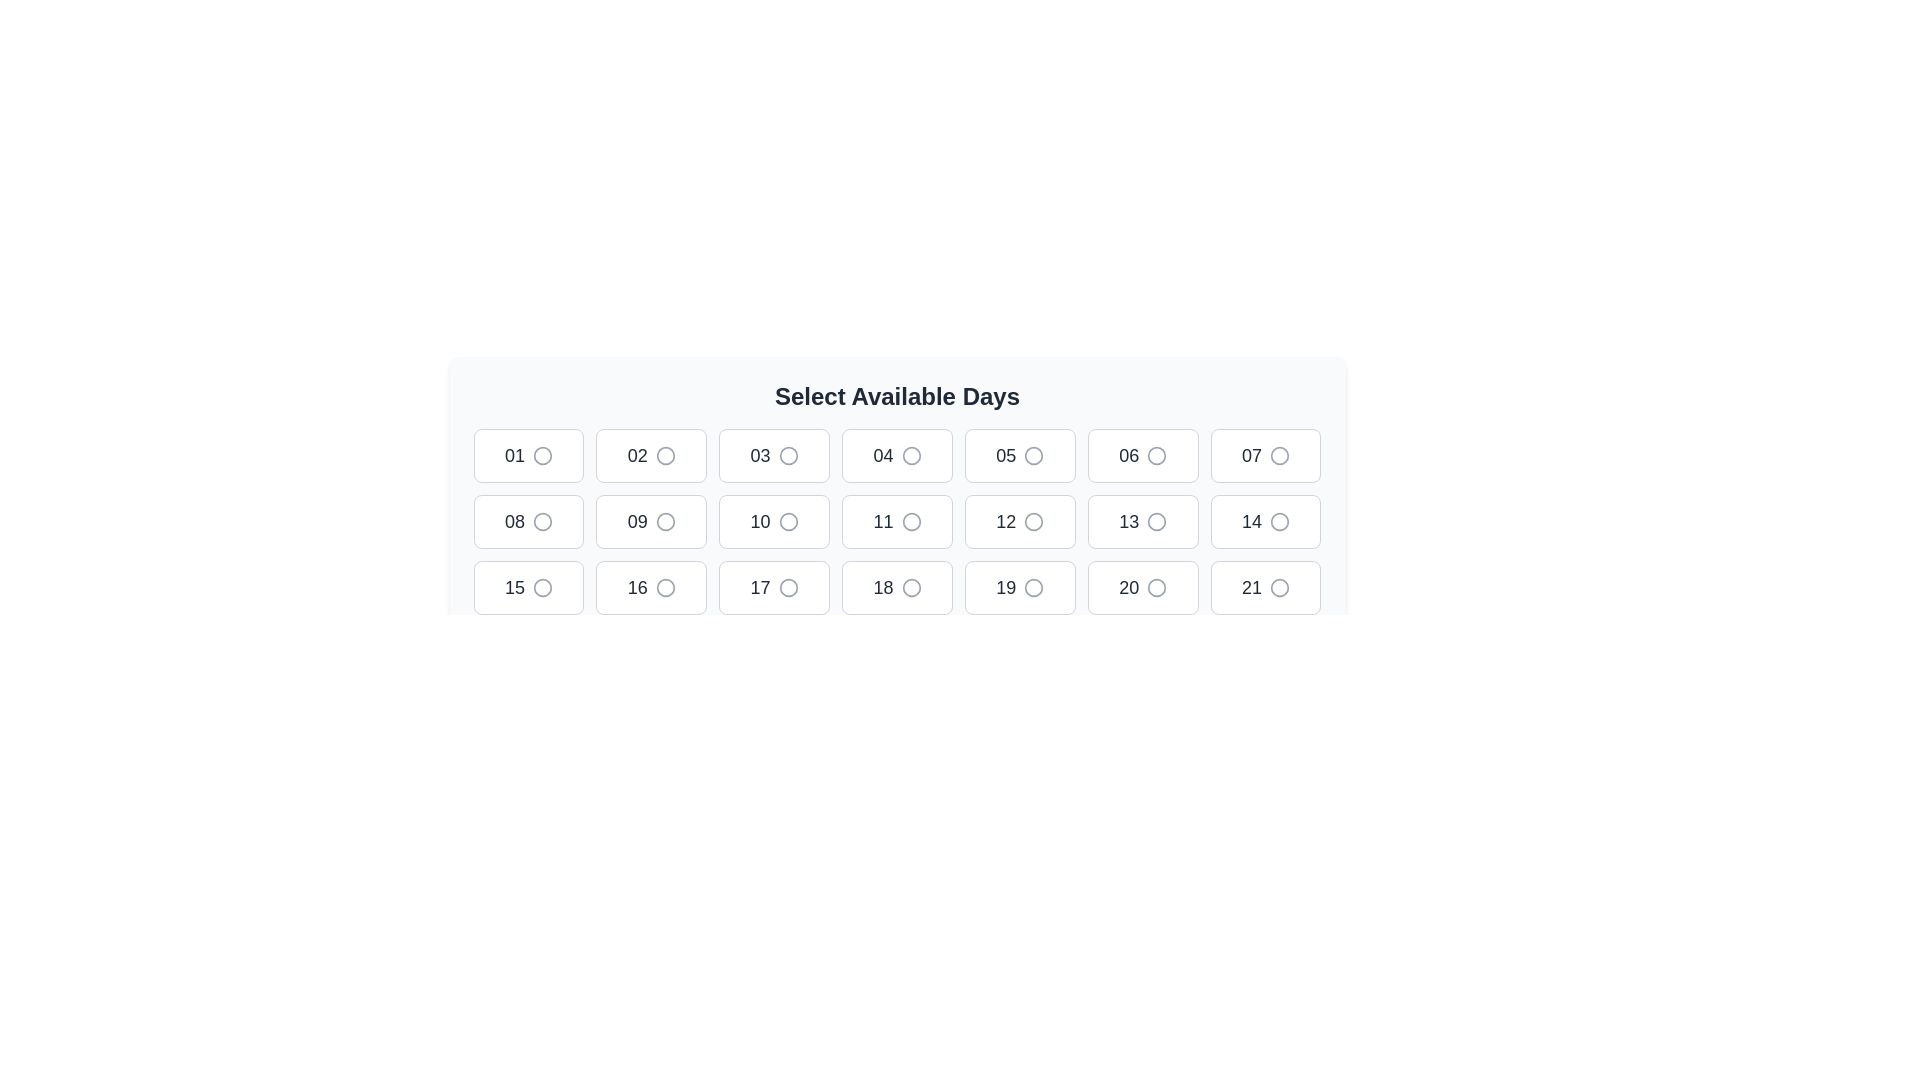 This screenshot has height=1080, width=1920. I want to click on the radio button representing the choice for '12' in the second row of selectable days under 'Select Available Days', so click(1033, 520).